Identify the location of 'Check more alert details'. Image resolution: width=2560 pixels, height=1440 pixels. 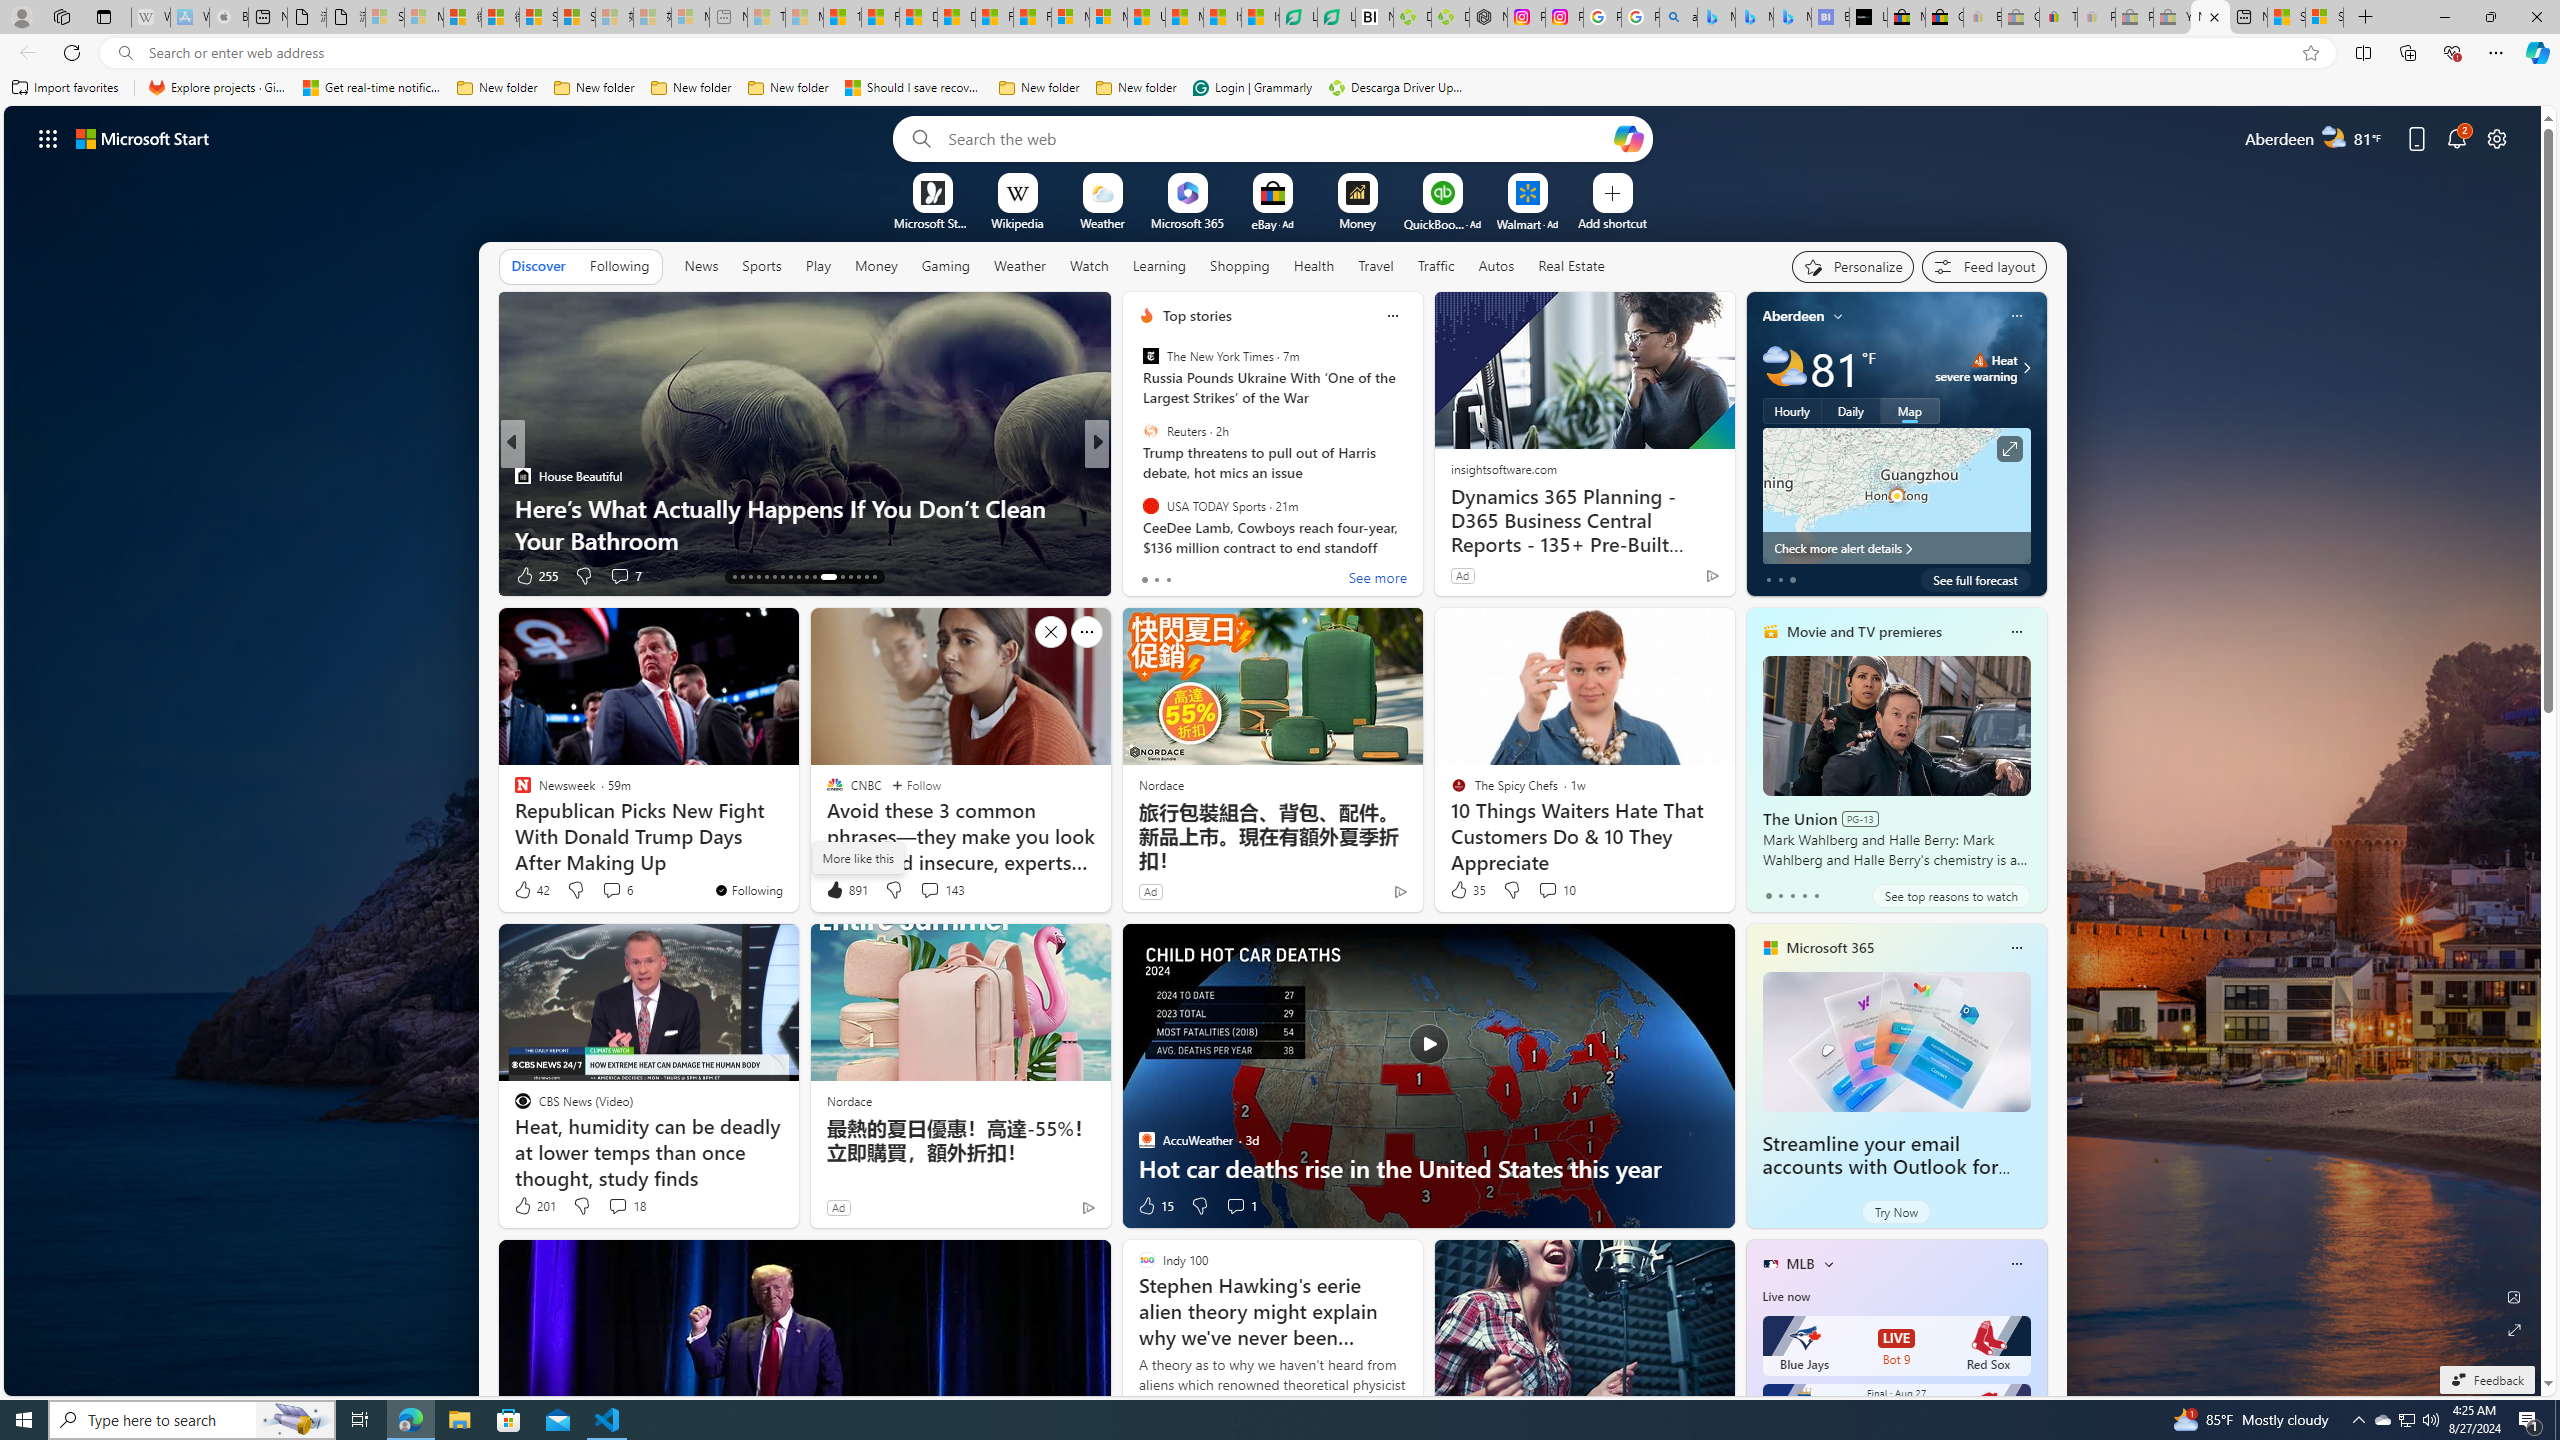
(1895, 547).